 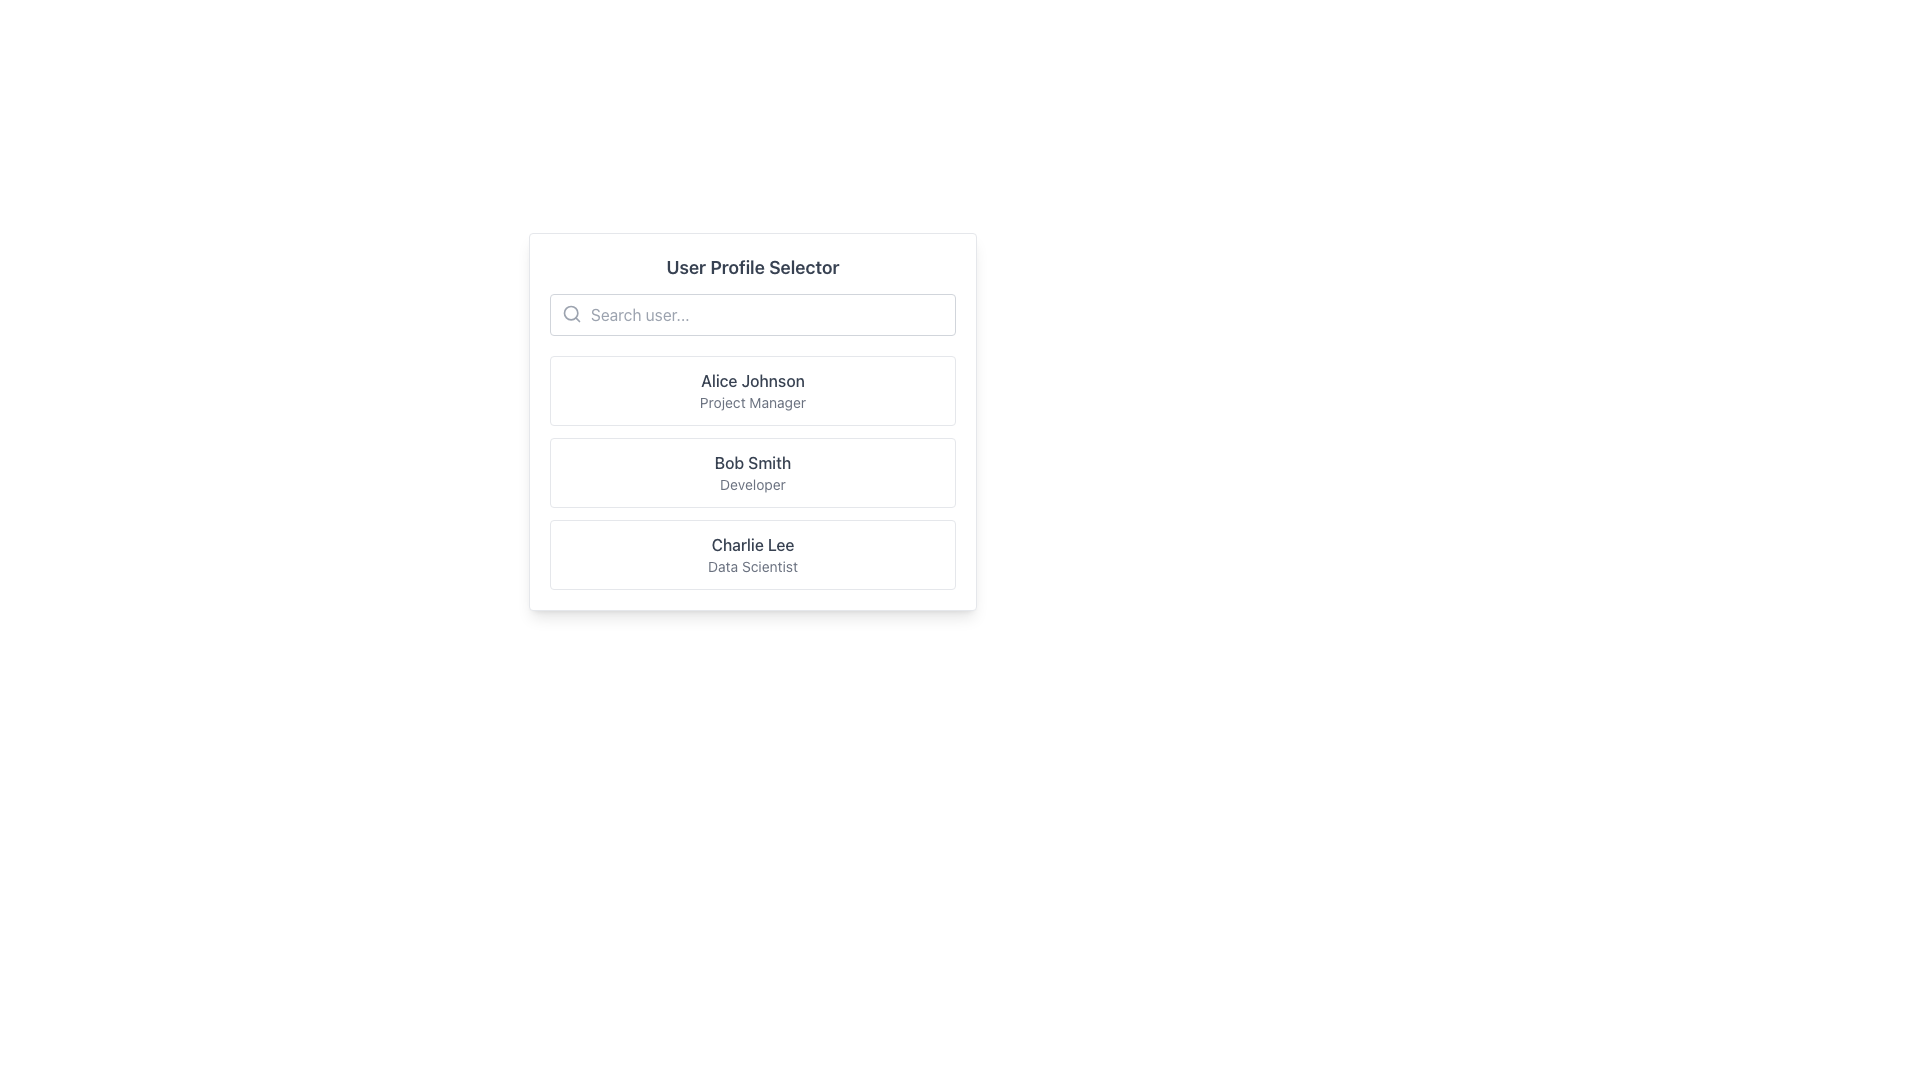 What do you see at coordinates (752, 555) in the screenshot?
I see `the user profile list item representing 'Charlie Lee - Data Scientist'` at bounding box center [752, 555].